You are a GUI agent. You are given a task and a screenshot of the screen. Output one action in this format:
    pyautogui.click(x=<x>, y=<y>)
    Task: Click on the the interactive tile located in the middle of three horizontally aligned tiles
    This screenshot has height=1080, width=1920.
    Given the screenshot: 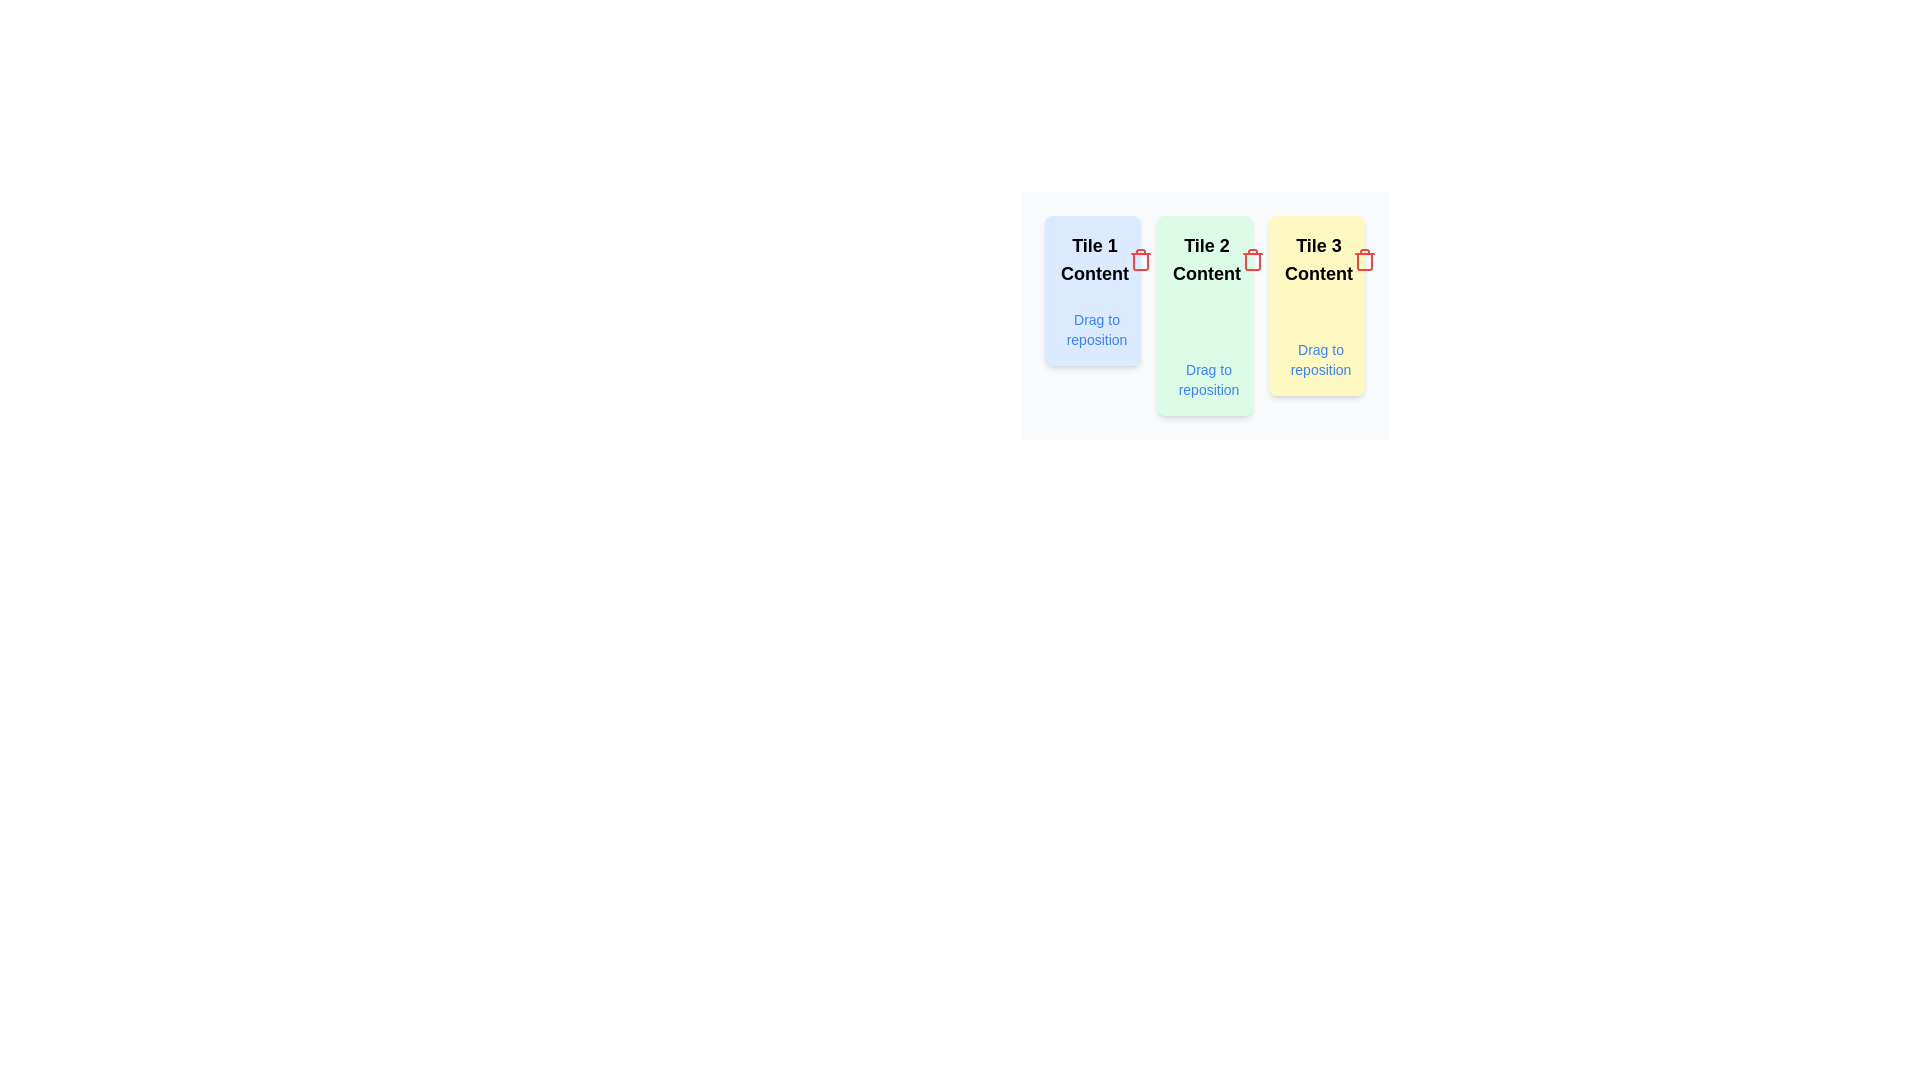 What is the action you would take?
    pyautogui.click(x=1203, y=315)
    